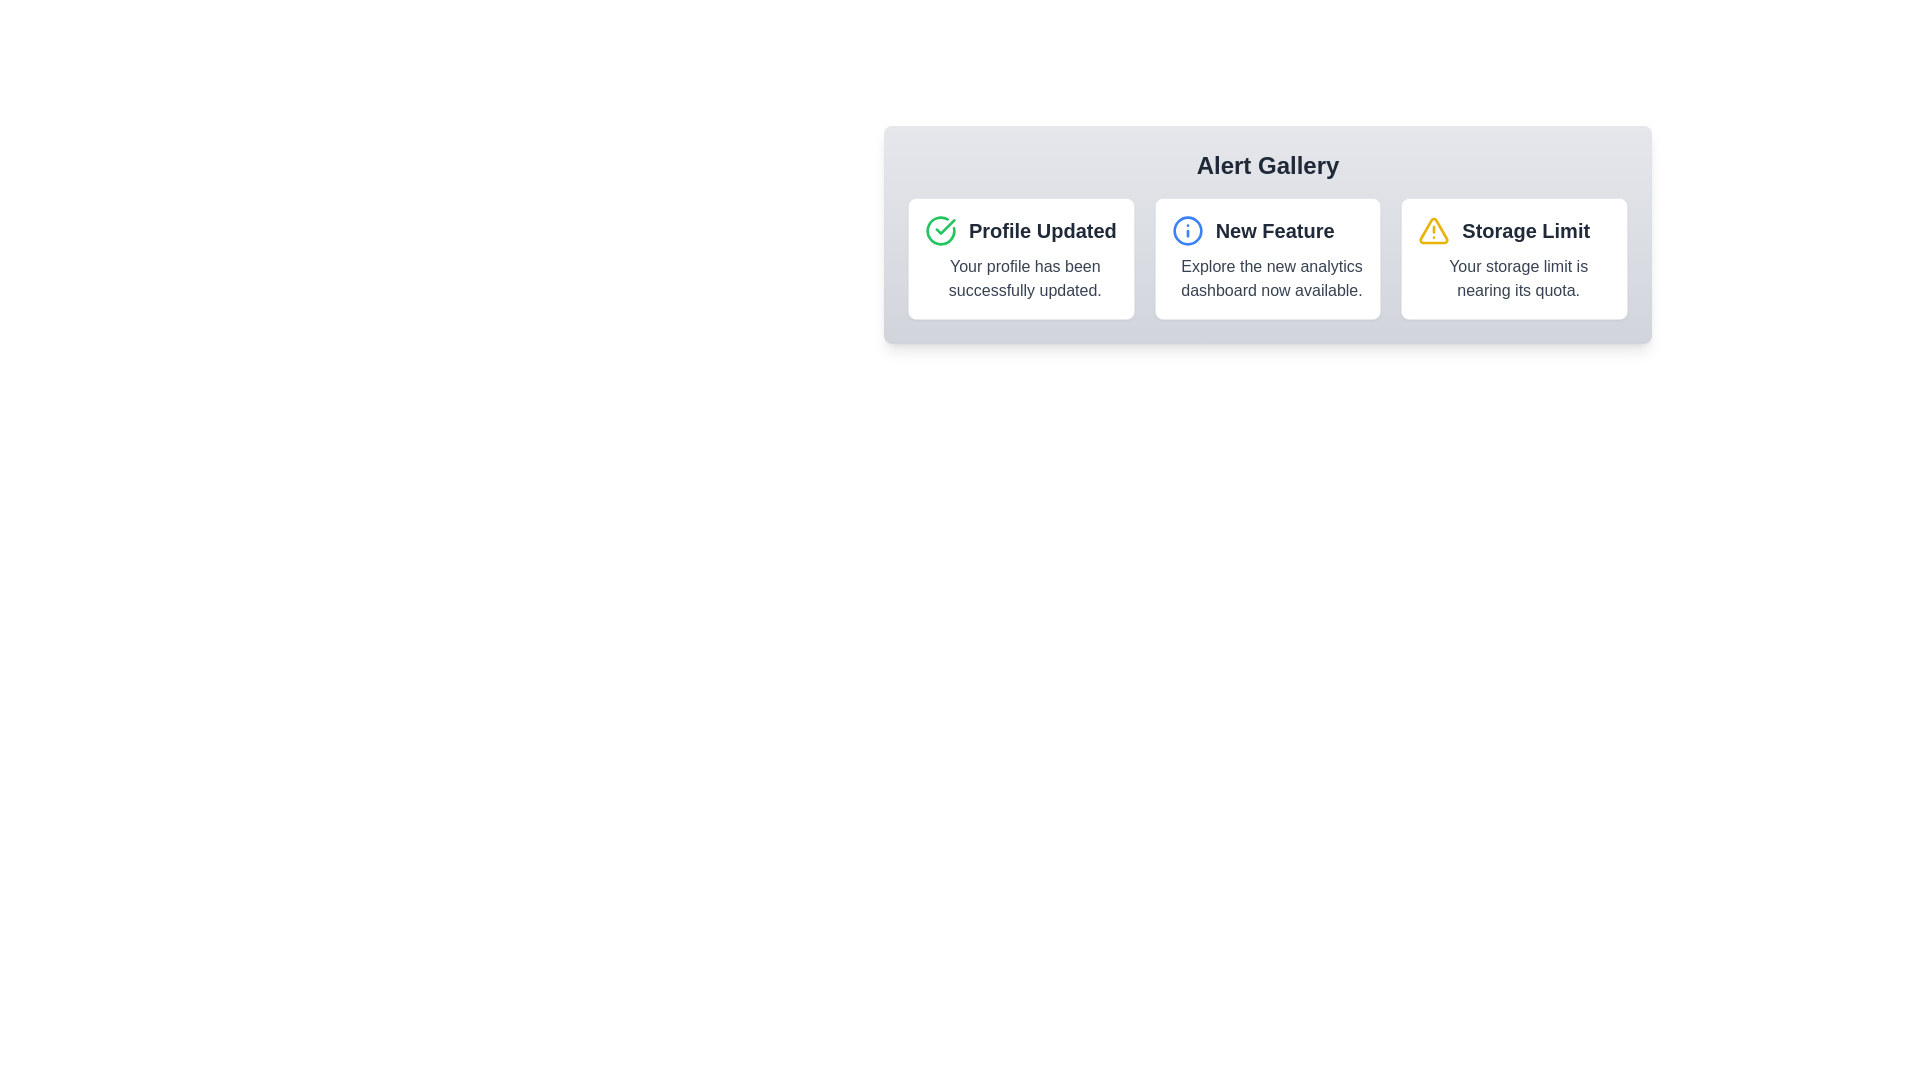  What do you see at coordinates (1271, 278) in the screenshot?
I see `the second text component within the 'New Feature' card, located directly below the bold 'New Feature' heading` at bounding box center [1271, 278].